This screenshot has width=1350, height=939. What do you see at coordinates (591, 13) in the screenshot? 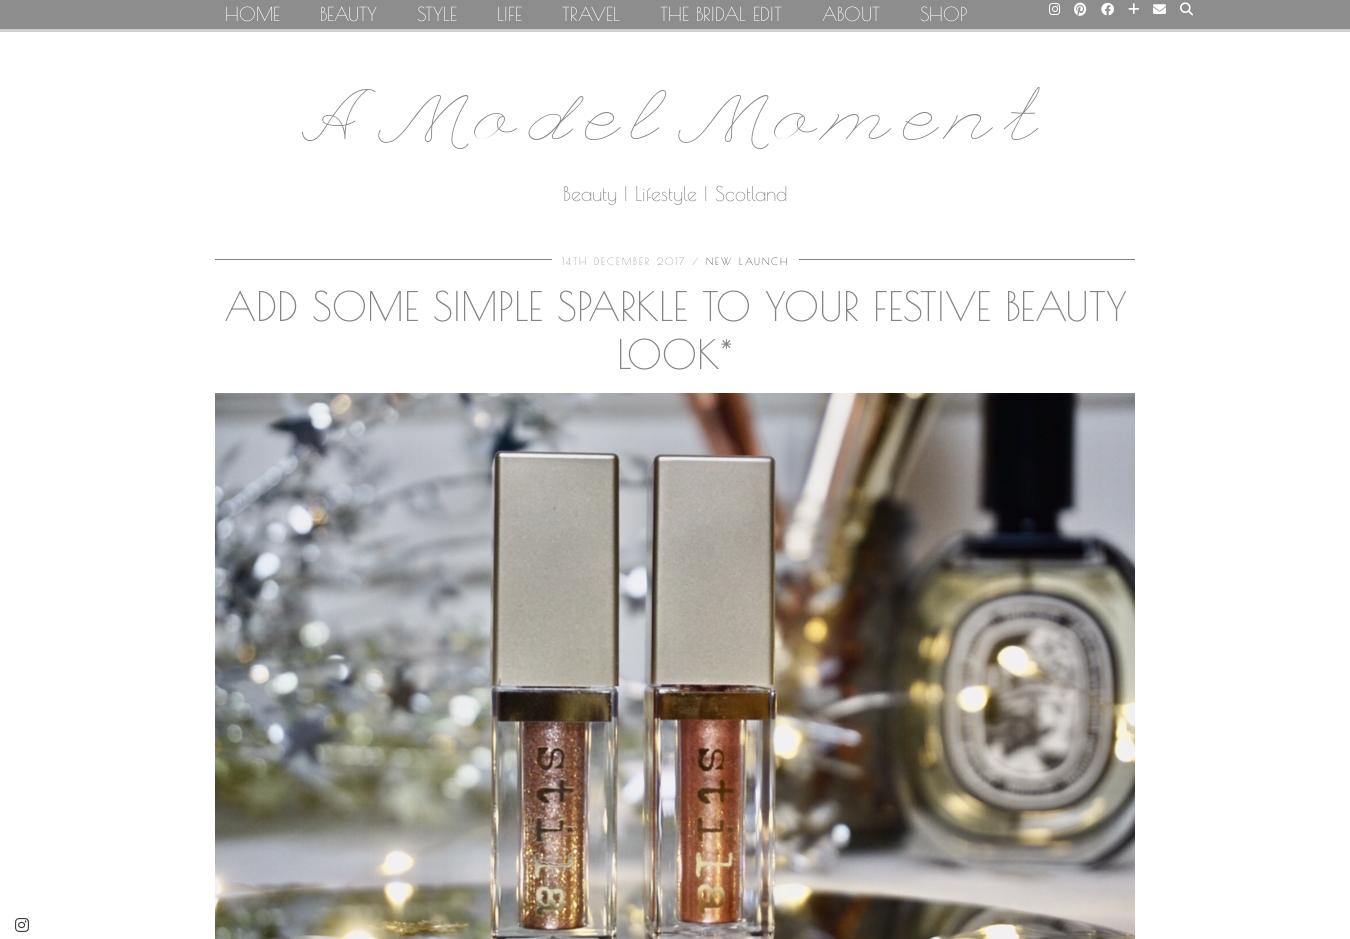
I see `'Travel'` at bounding box center [591, 13].